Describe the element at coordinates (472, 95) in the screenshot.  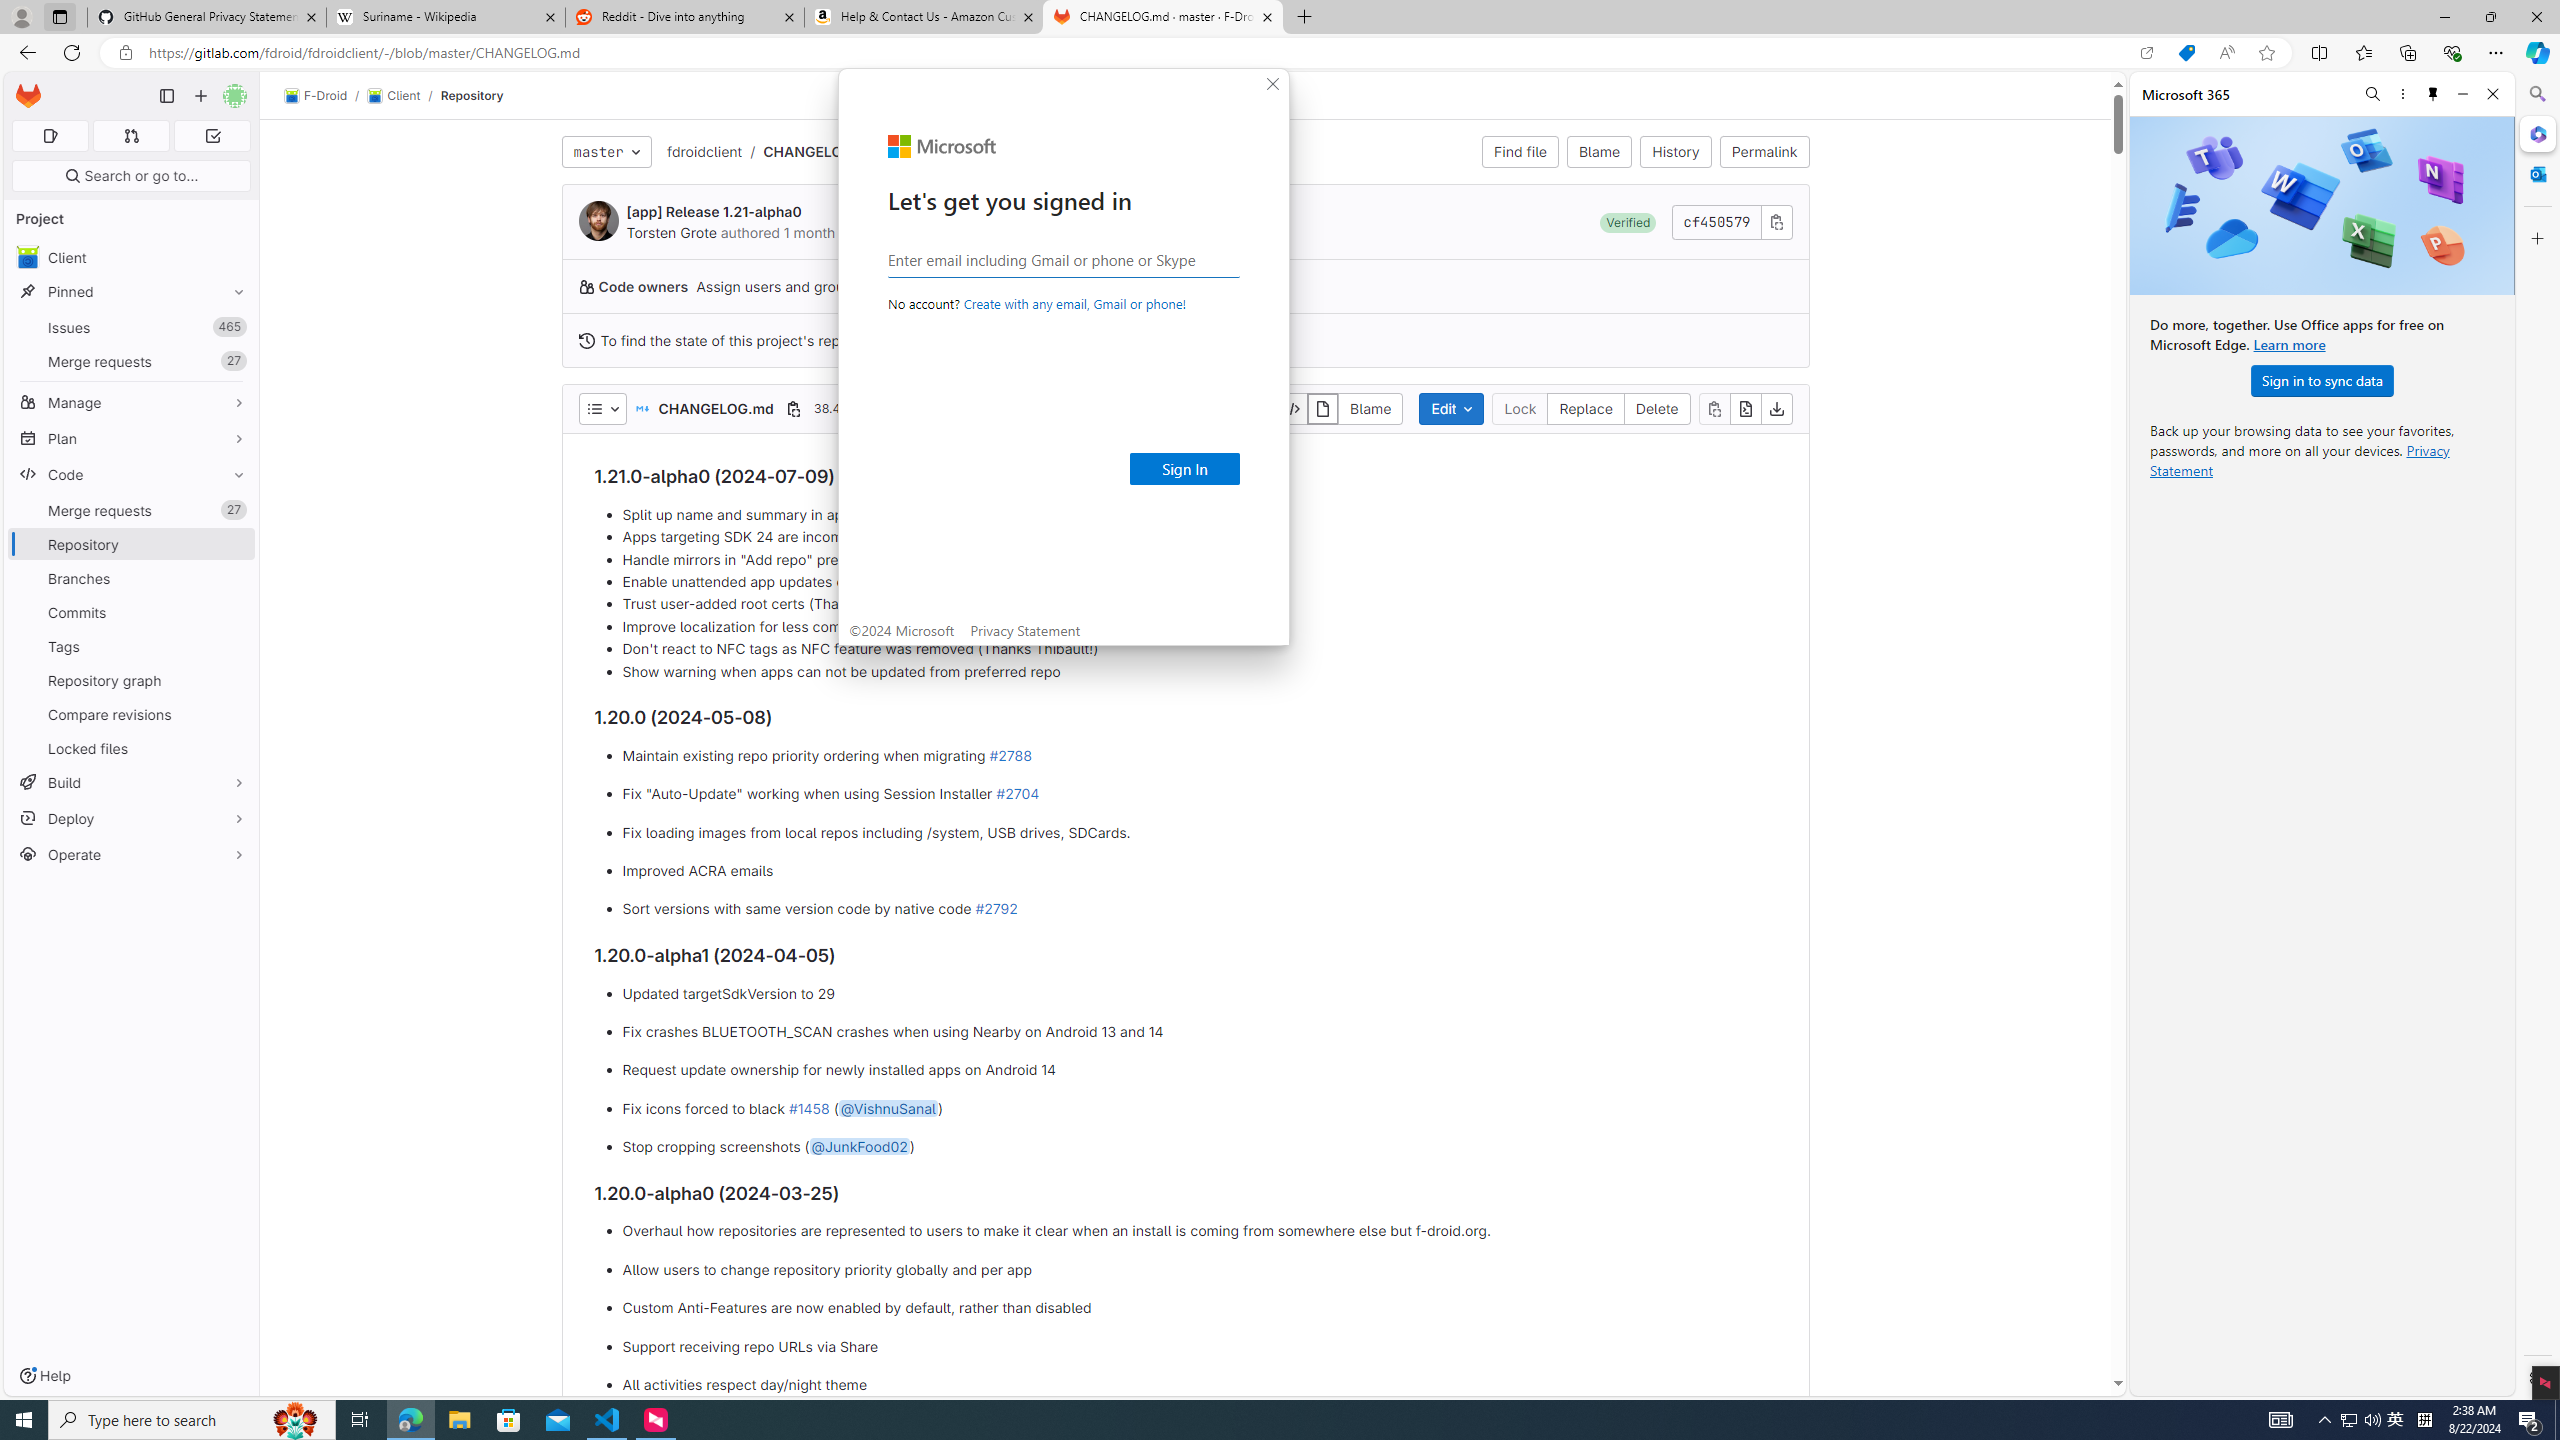
I see `'Repository'` at that location.